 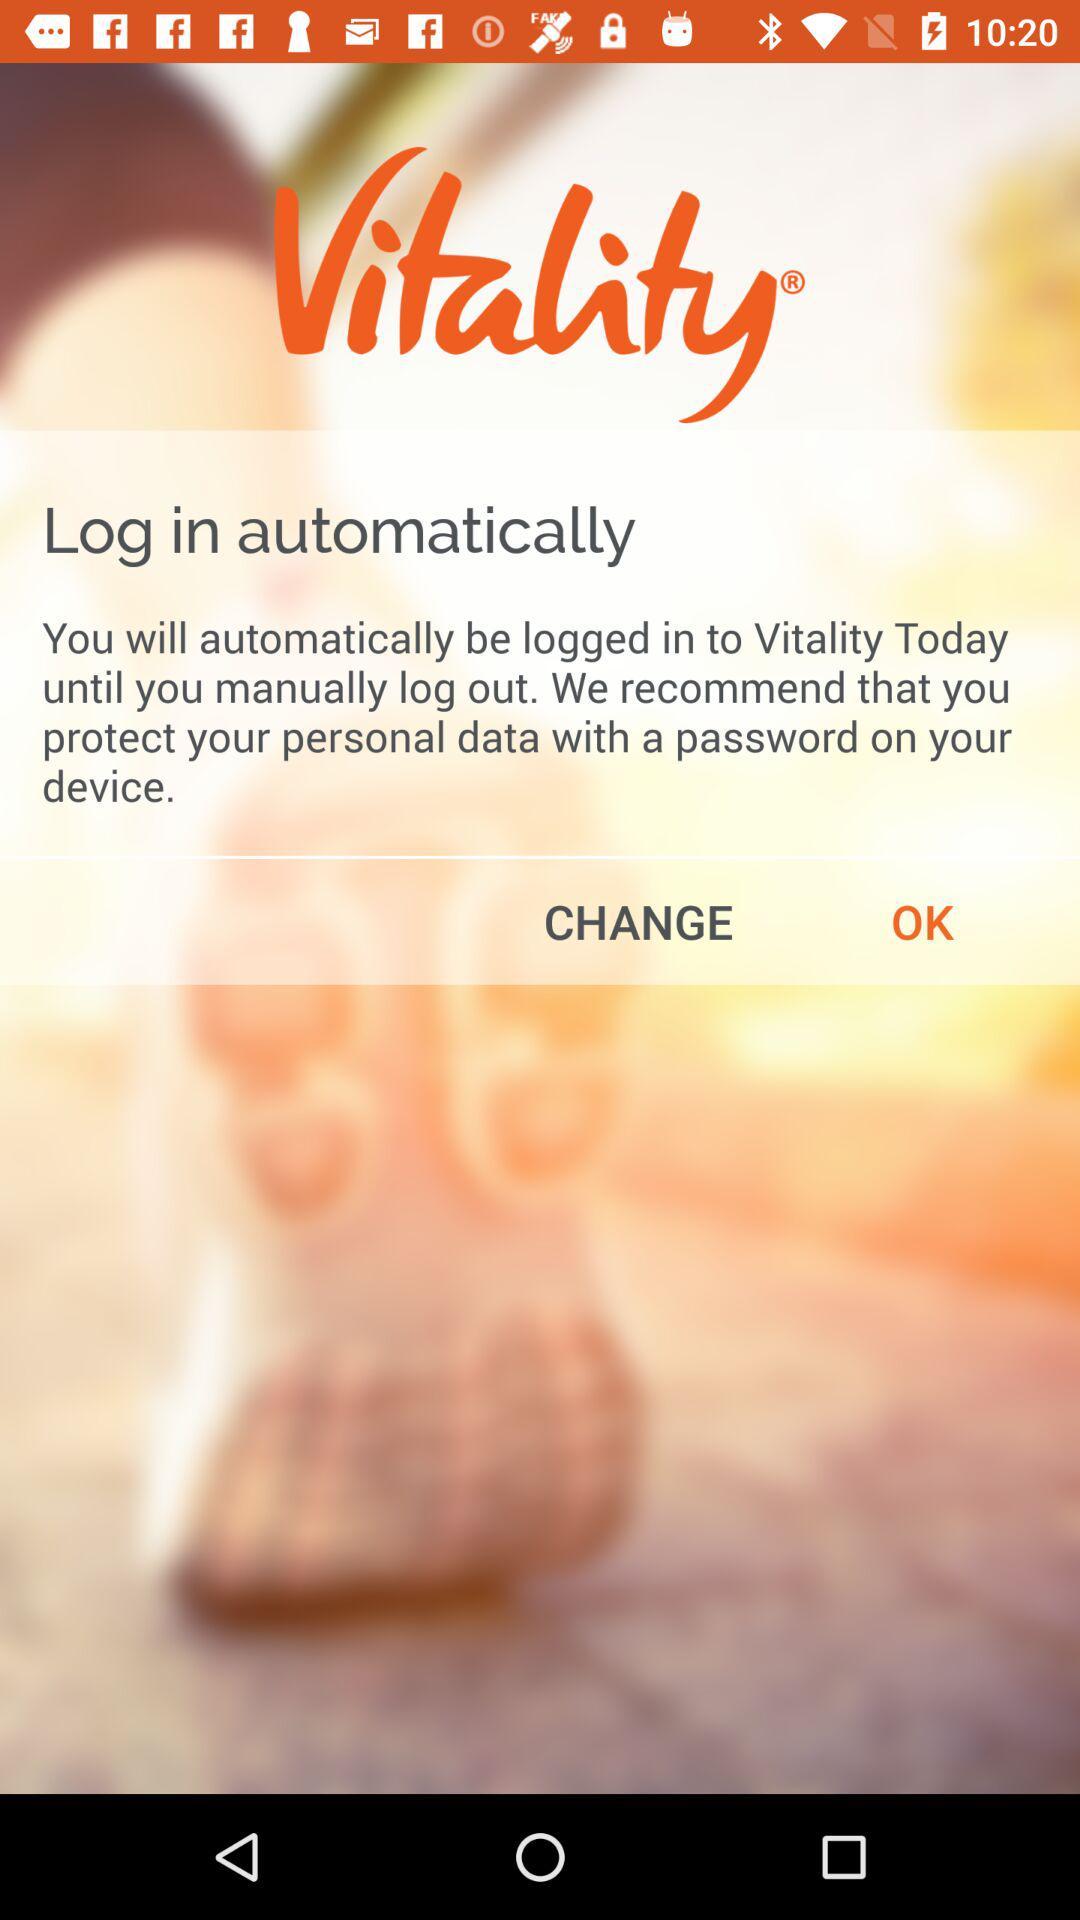 I want to click on the change icon, so click(x=638, y=920).